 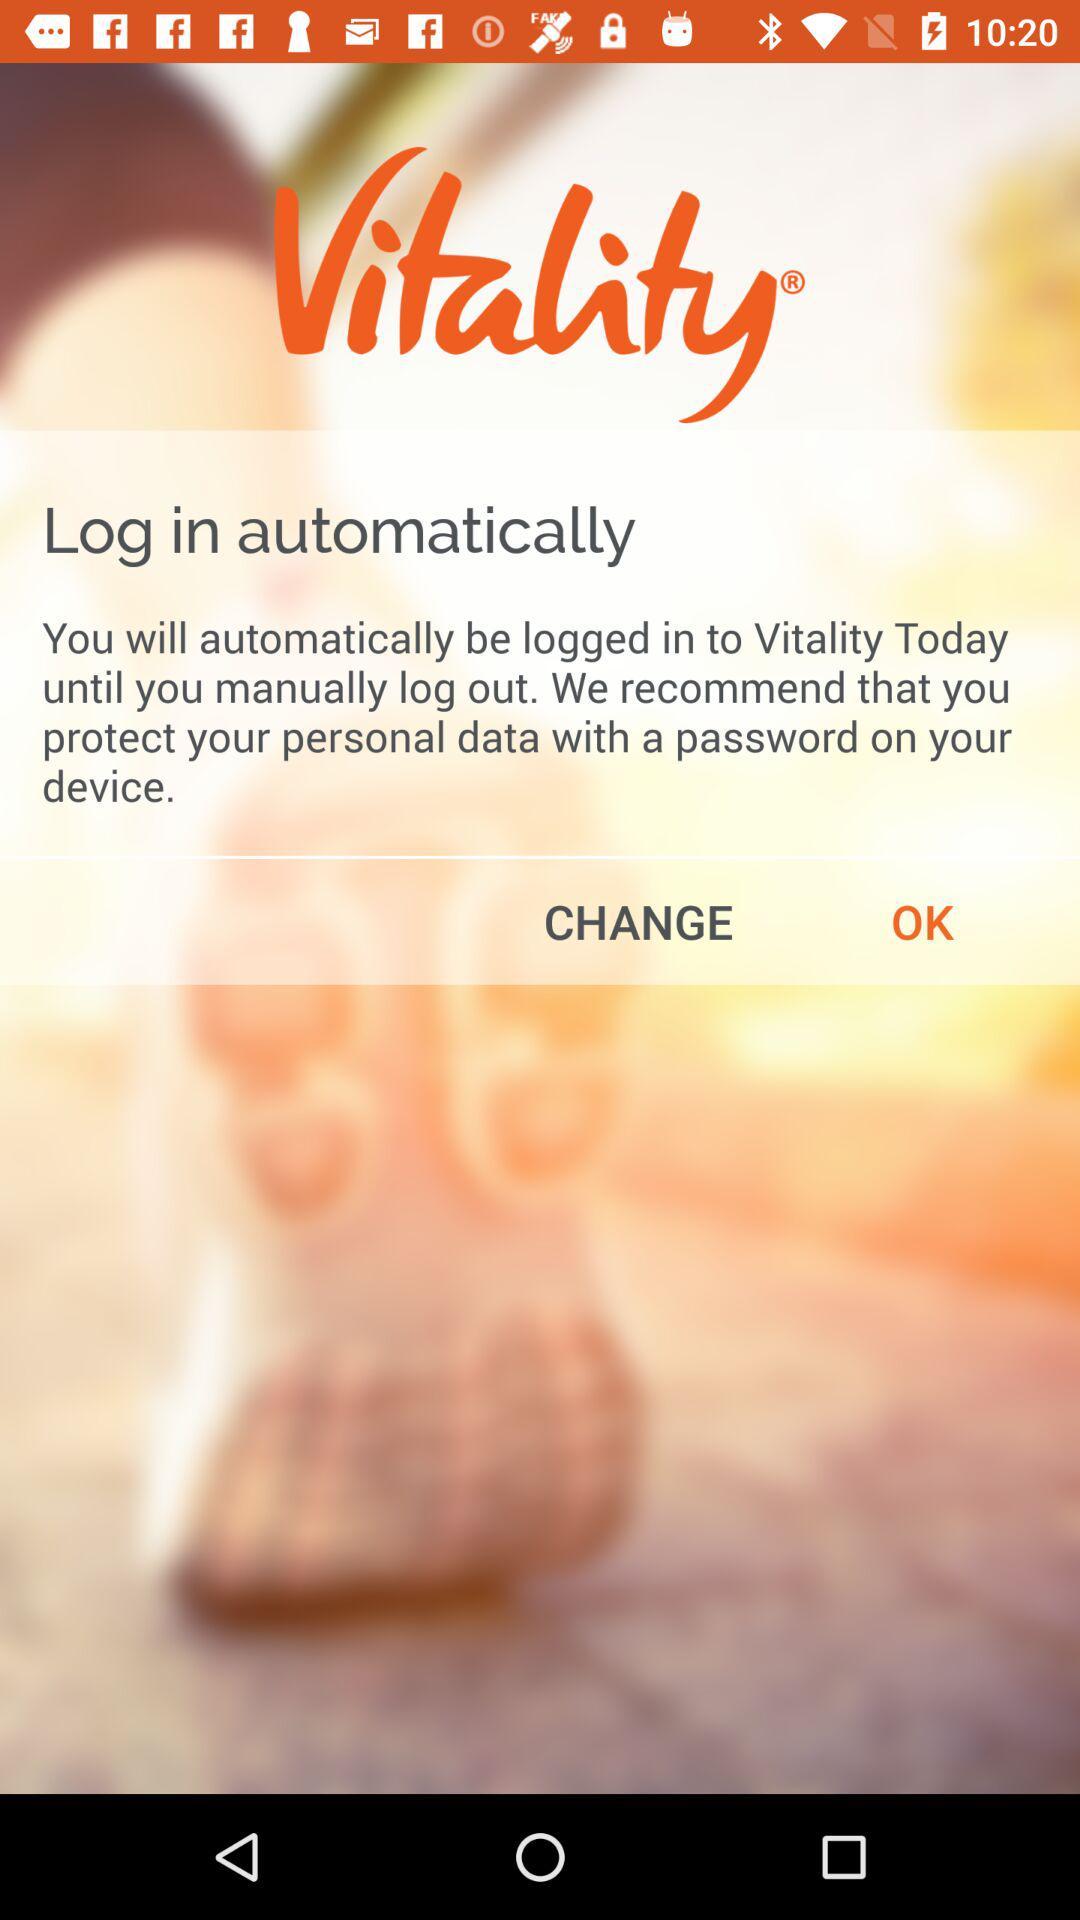 I want to click on the change icon, so click(x=638, y=920).